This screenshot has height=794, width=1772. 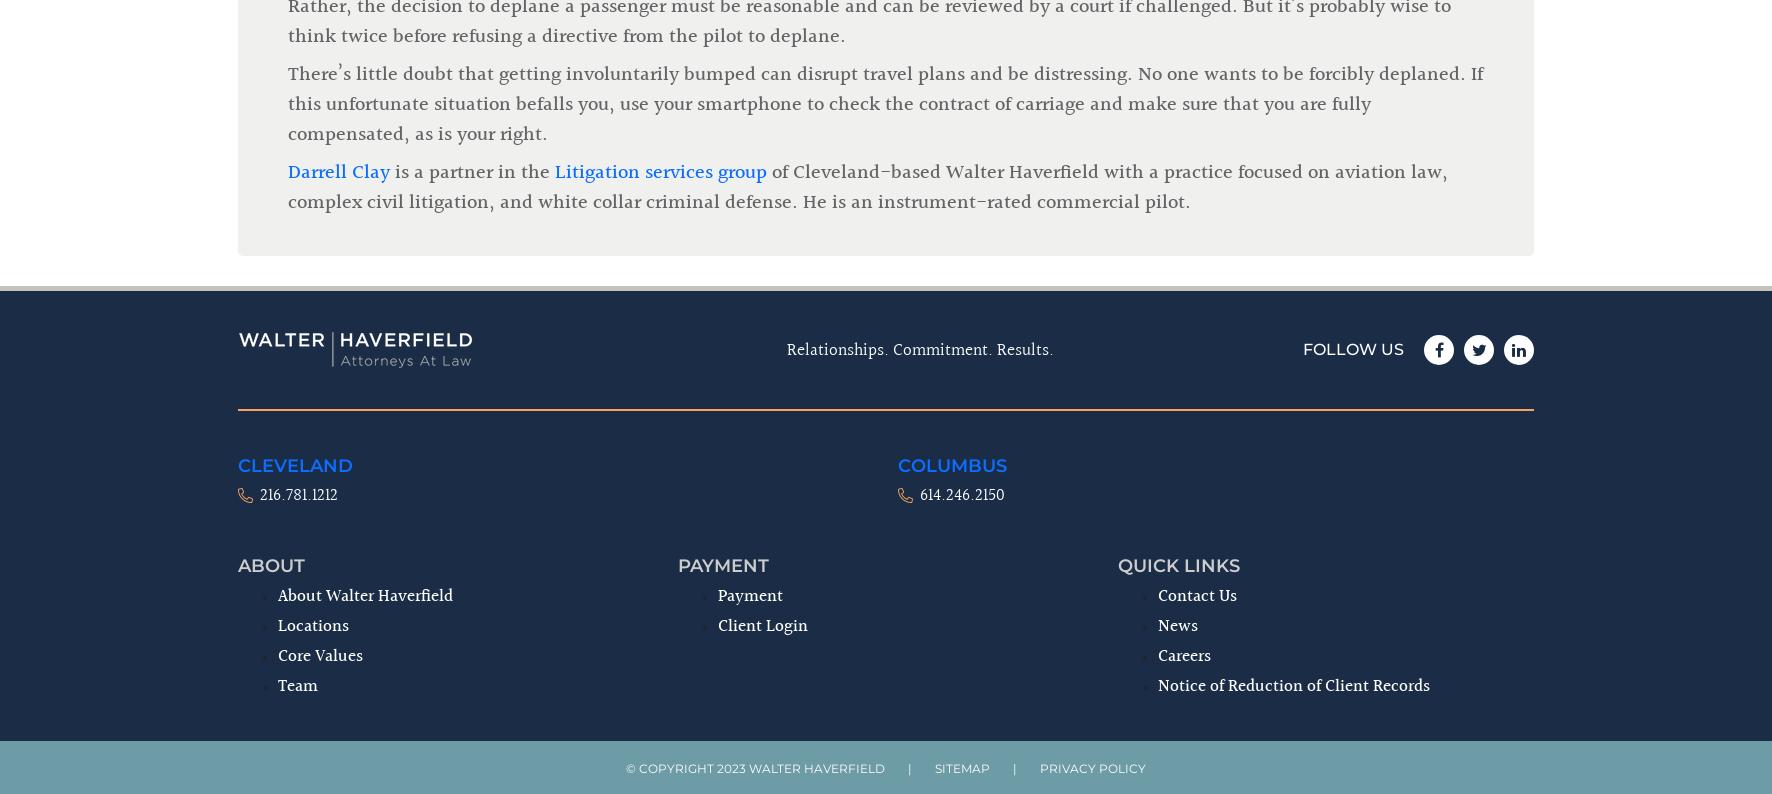 What do you see at coordinates (294, 134) in the screenshot?
I see `'Cleveland'` at bounding box center [294, 134].